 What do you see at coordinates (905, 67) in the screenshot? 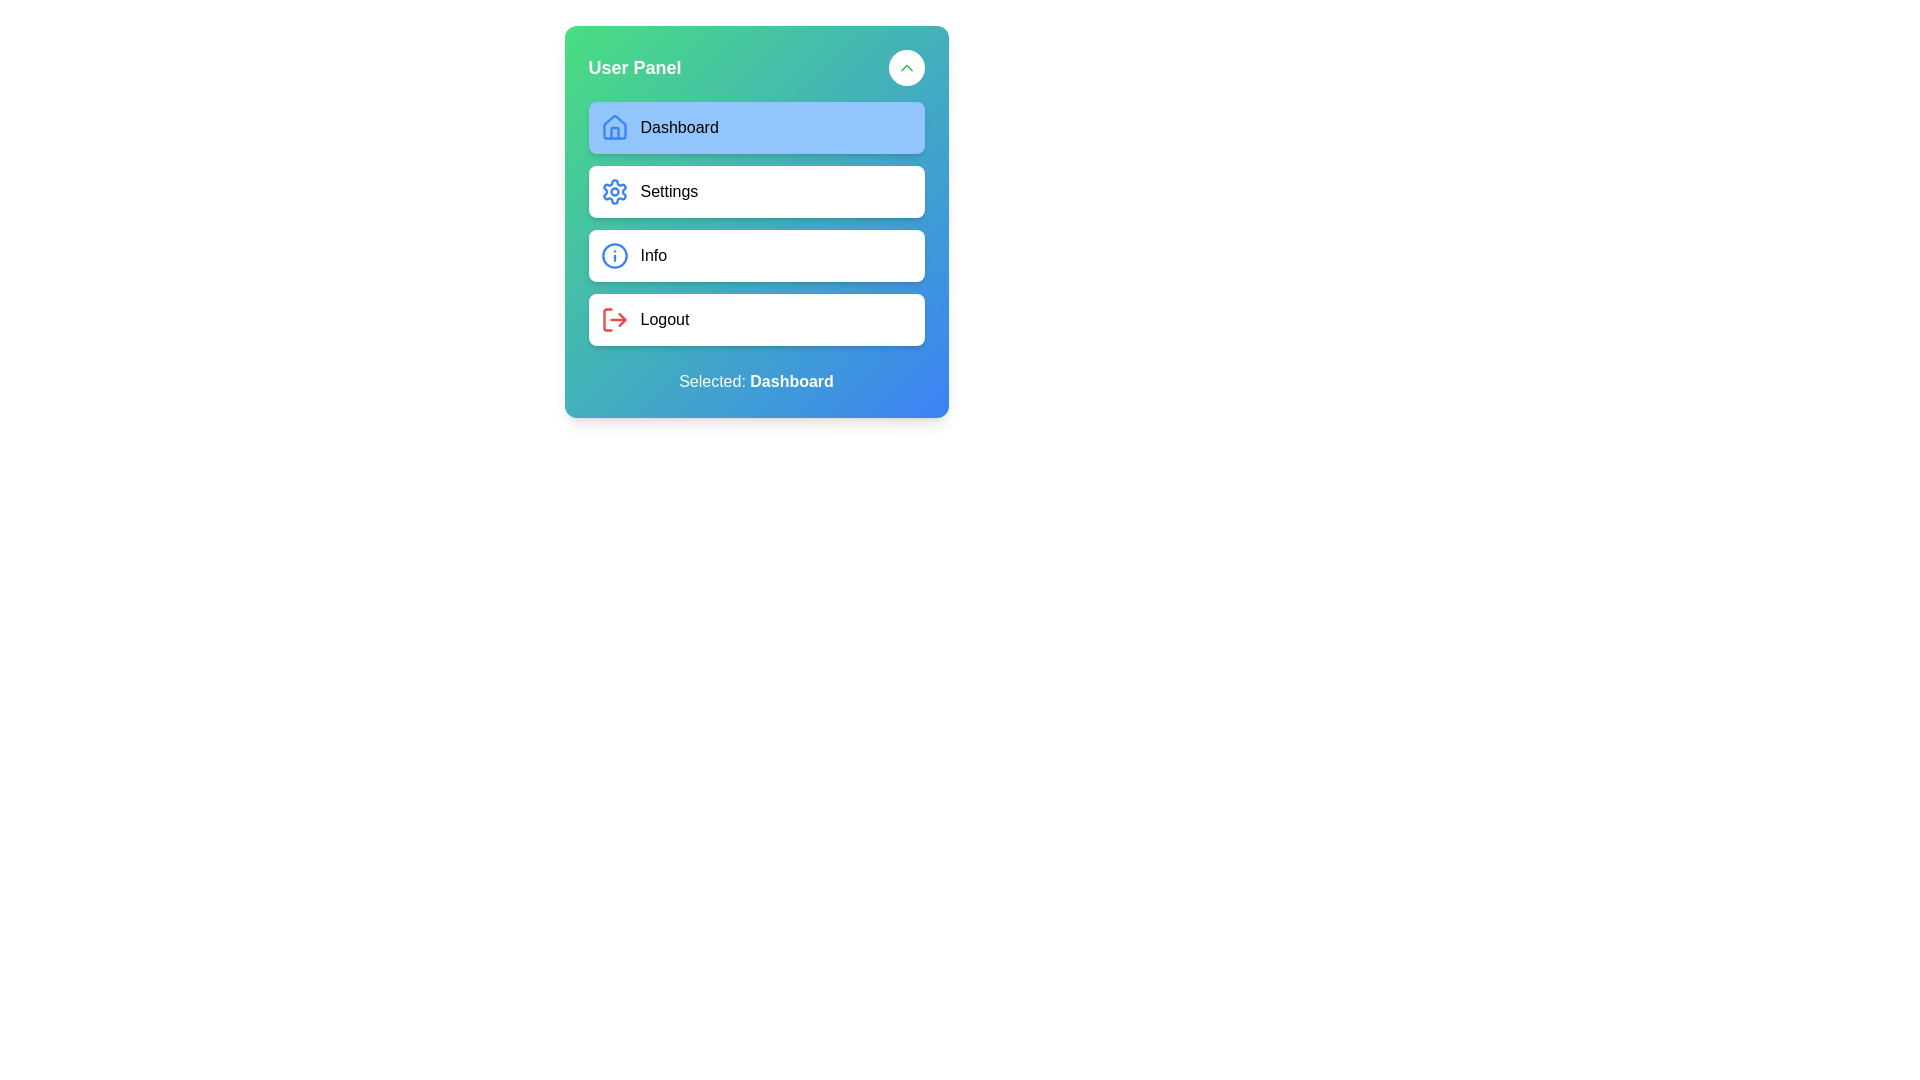
I see `the rounded white icon in the top-right corner of the panel that is used to toggle or collapse a menu or section` at bounding box center [905, 67].